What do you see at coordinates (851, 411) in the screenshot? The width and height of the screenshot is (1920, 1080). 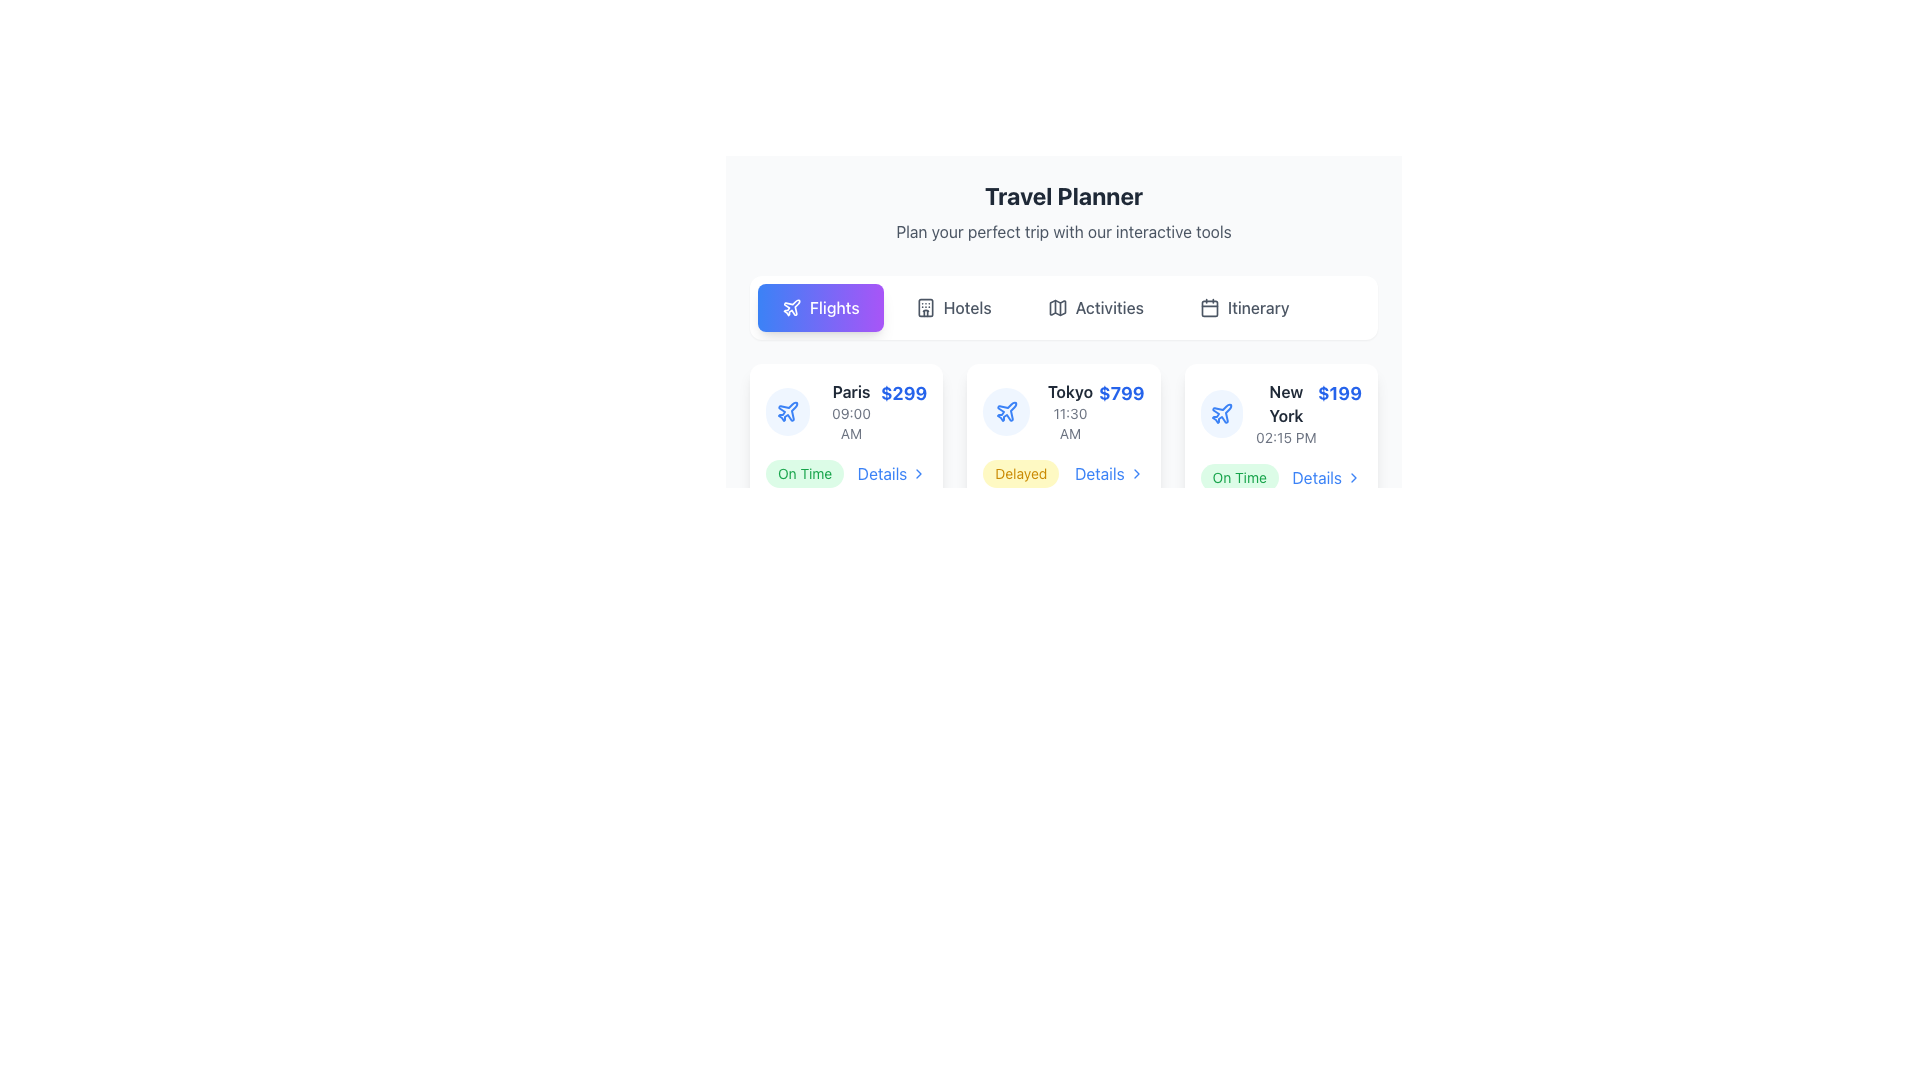 I see `displayed text of the text display element showing 'Paris' and '09:00 AM' located in the first flight option panel under the 'Flights' tab` at bounding box center [851, 411].